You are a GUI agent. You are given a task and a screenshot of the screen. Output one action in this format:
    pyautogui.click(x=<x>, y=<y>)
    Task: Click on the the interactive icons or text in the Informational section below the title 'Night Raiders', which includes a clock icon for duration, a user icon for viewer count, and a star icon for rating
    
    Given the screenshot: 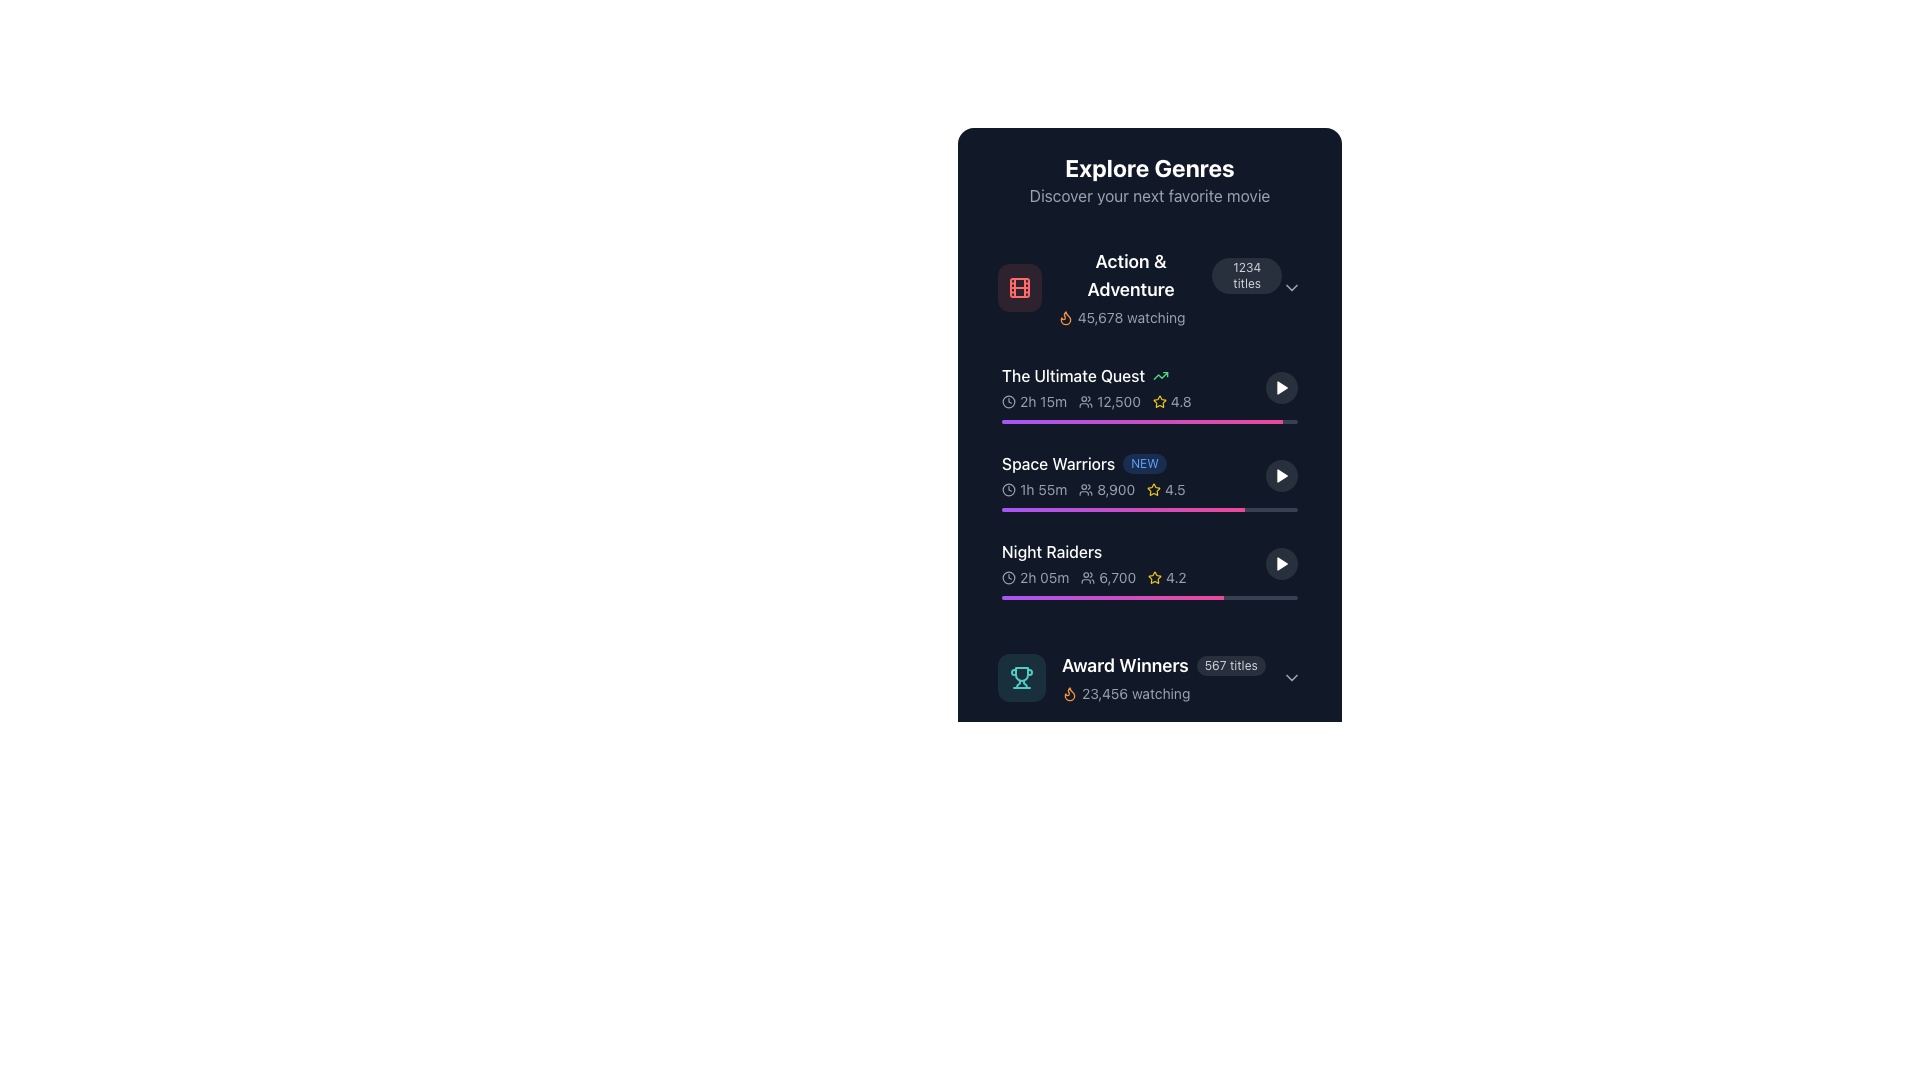 What is the action you would take?
    pyautogui.click(x=1133, y=578)
    